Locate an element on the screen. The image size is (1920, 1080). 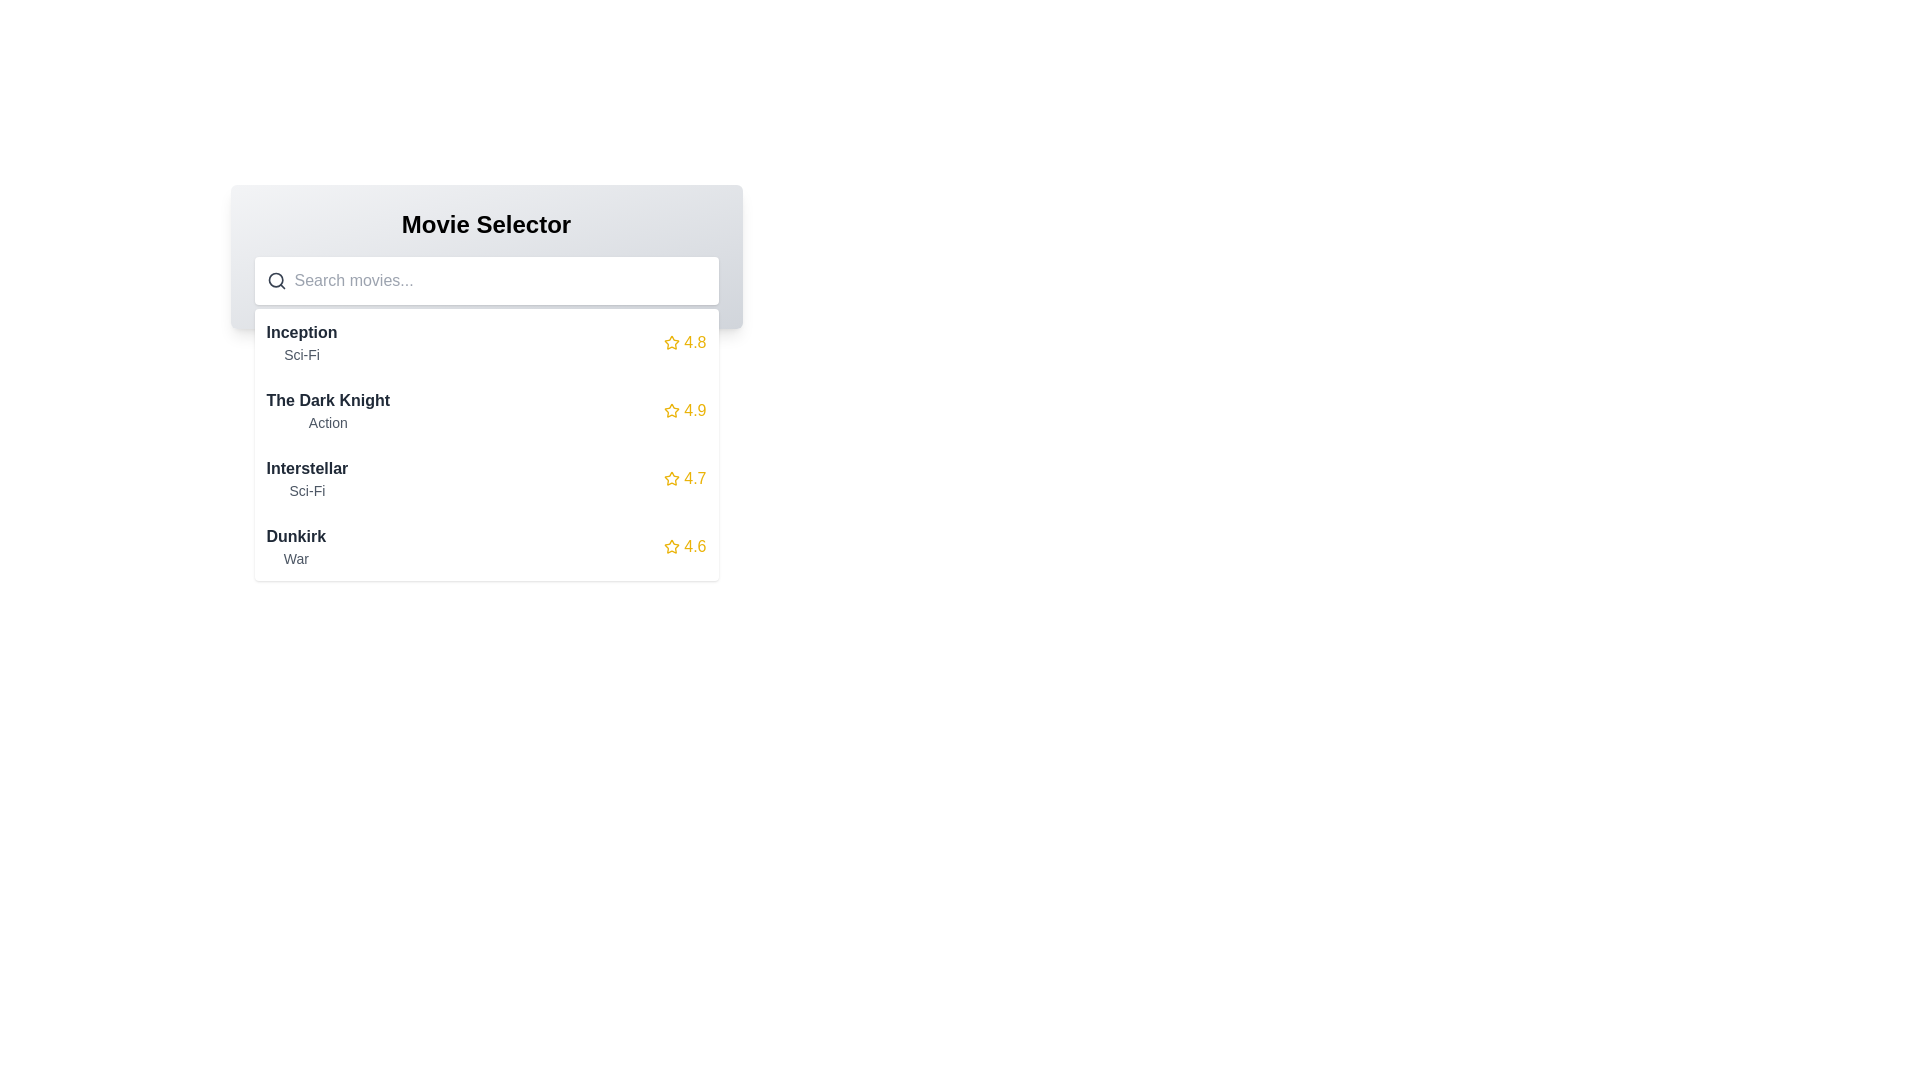
the gold five-pointed star icon located to the immediate left of the '4.7' rating in the 'Interstellar' movie entry under the 'Movie Selector' section is located at coordinates (672, 478).